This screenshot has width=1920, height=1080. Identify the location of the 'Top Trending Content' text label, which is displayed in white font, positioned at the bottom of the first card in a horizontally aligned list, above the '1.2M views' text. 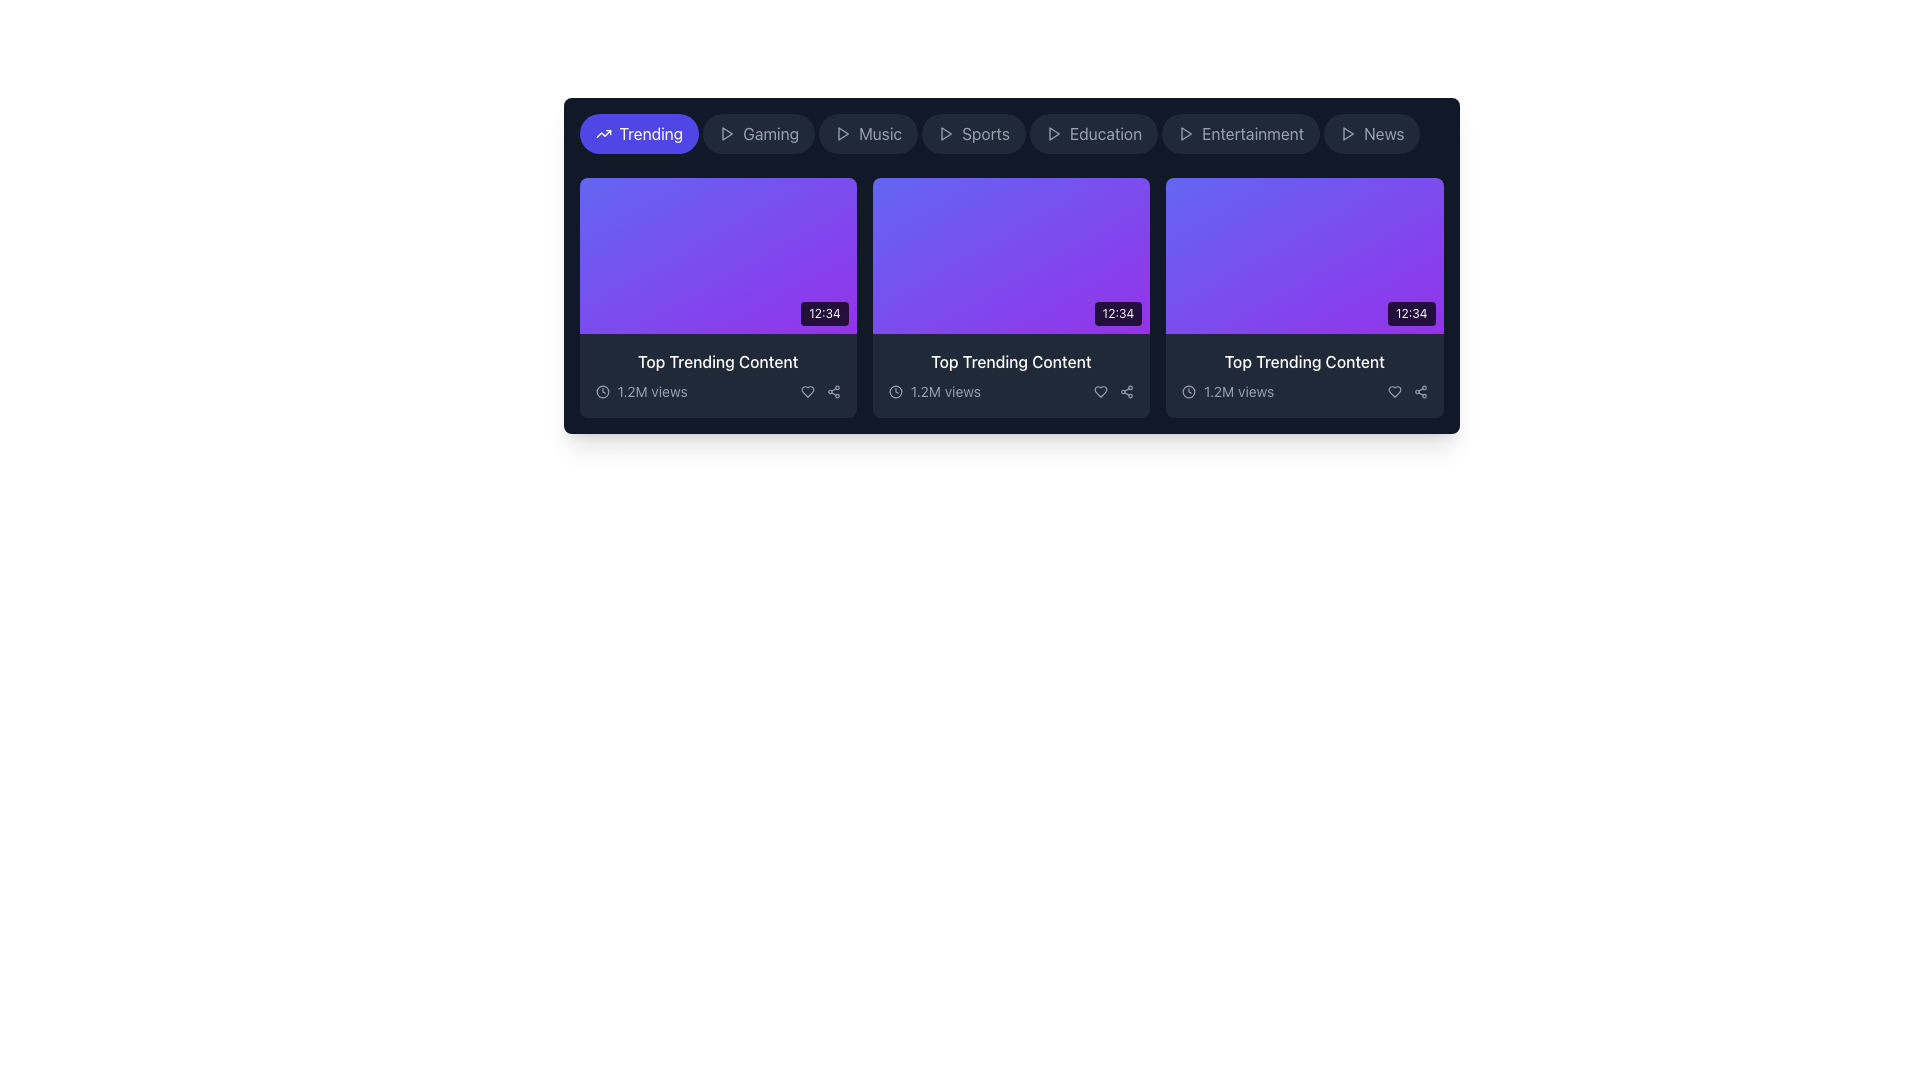
(718, 362).